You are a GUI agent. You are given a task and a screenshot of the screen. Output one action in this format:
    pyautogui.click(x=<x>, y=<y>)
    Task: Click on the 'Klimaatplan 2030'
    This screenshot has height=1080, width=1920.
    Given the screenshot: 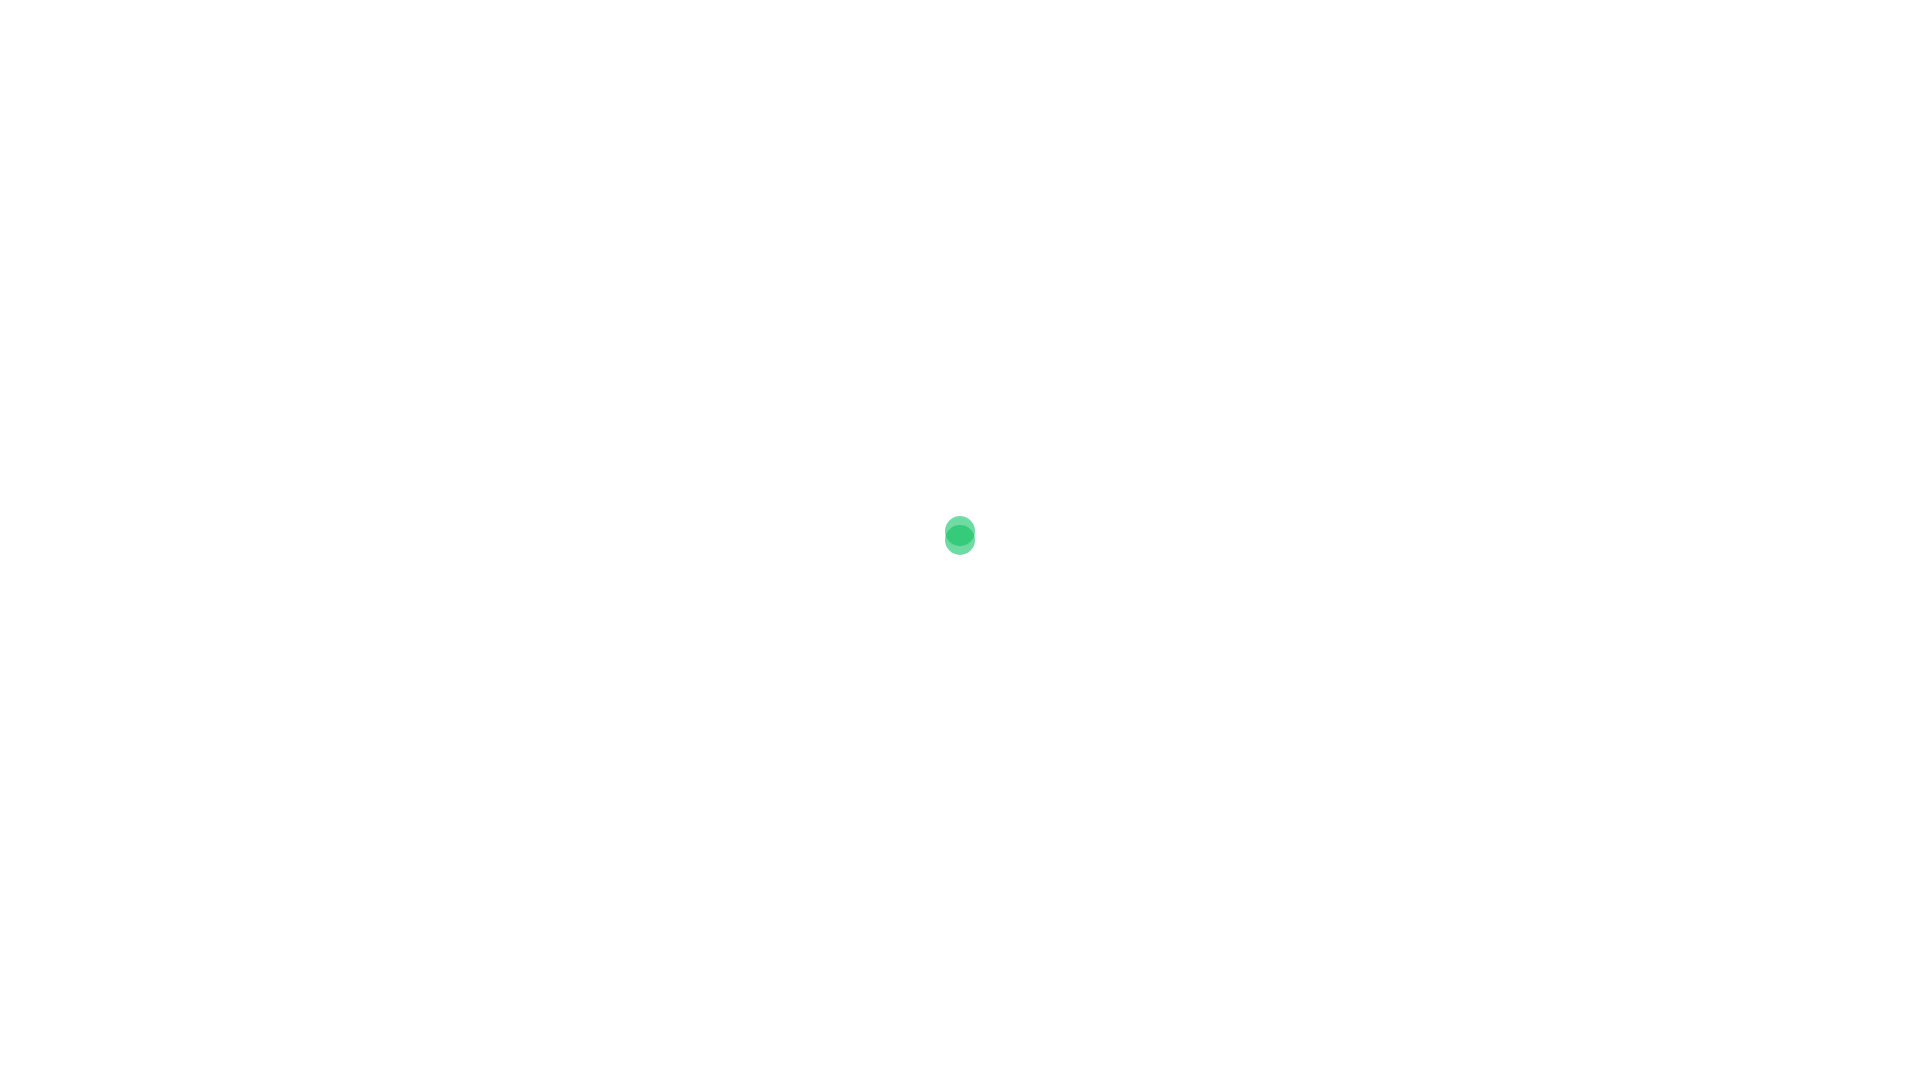 What is the action you would take?
    pyautogui.click(x=1087, y=35)
    